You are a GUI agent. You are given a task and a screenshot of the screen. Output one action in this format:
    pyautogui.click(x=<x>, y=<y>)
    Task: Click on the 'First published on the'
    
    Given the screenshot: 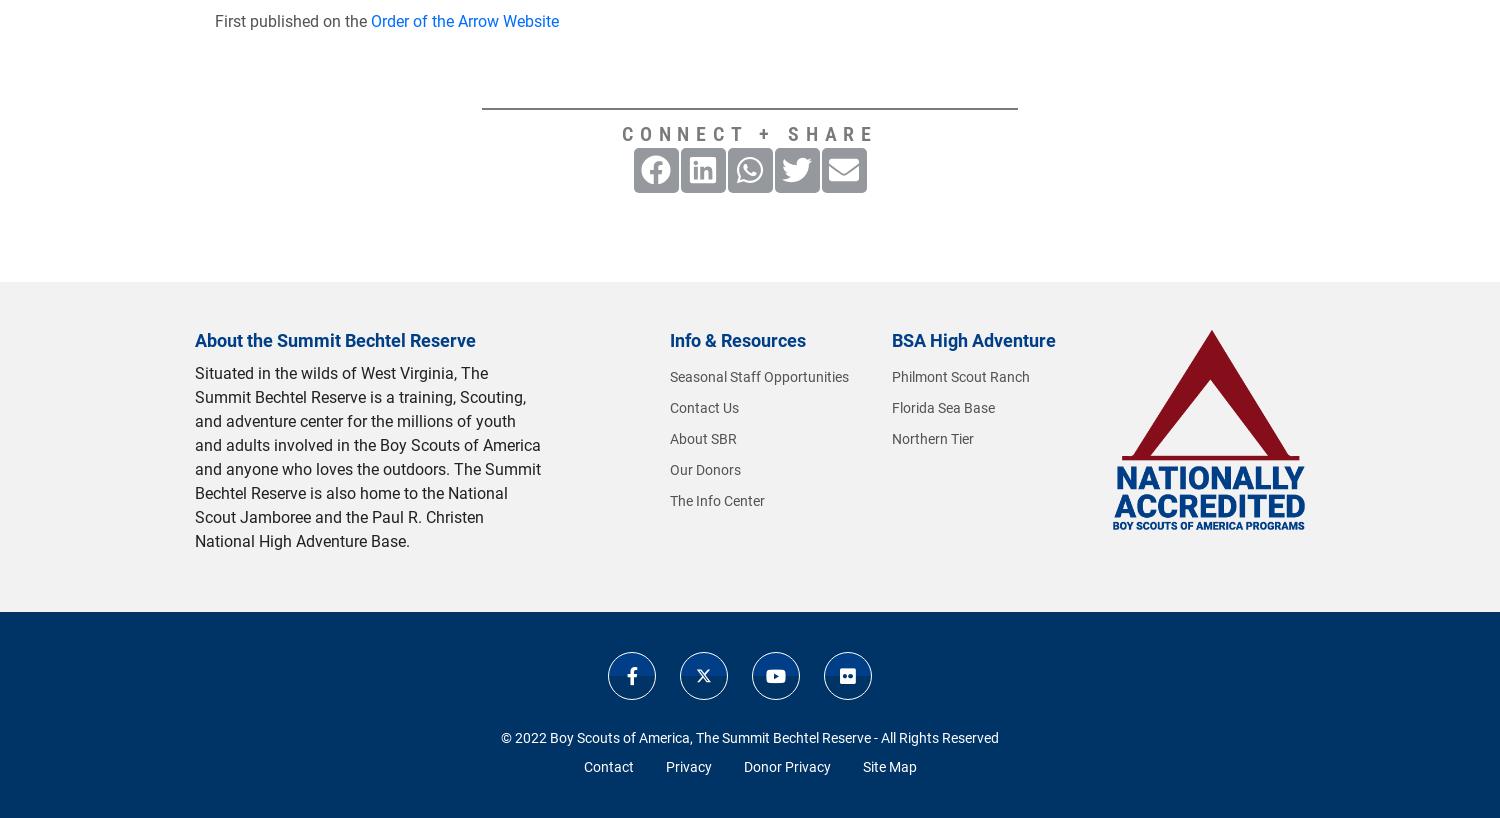 What is the action you would take?
    pyautogui.click(x=292, y=19)
    